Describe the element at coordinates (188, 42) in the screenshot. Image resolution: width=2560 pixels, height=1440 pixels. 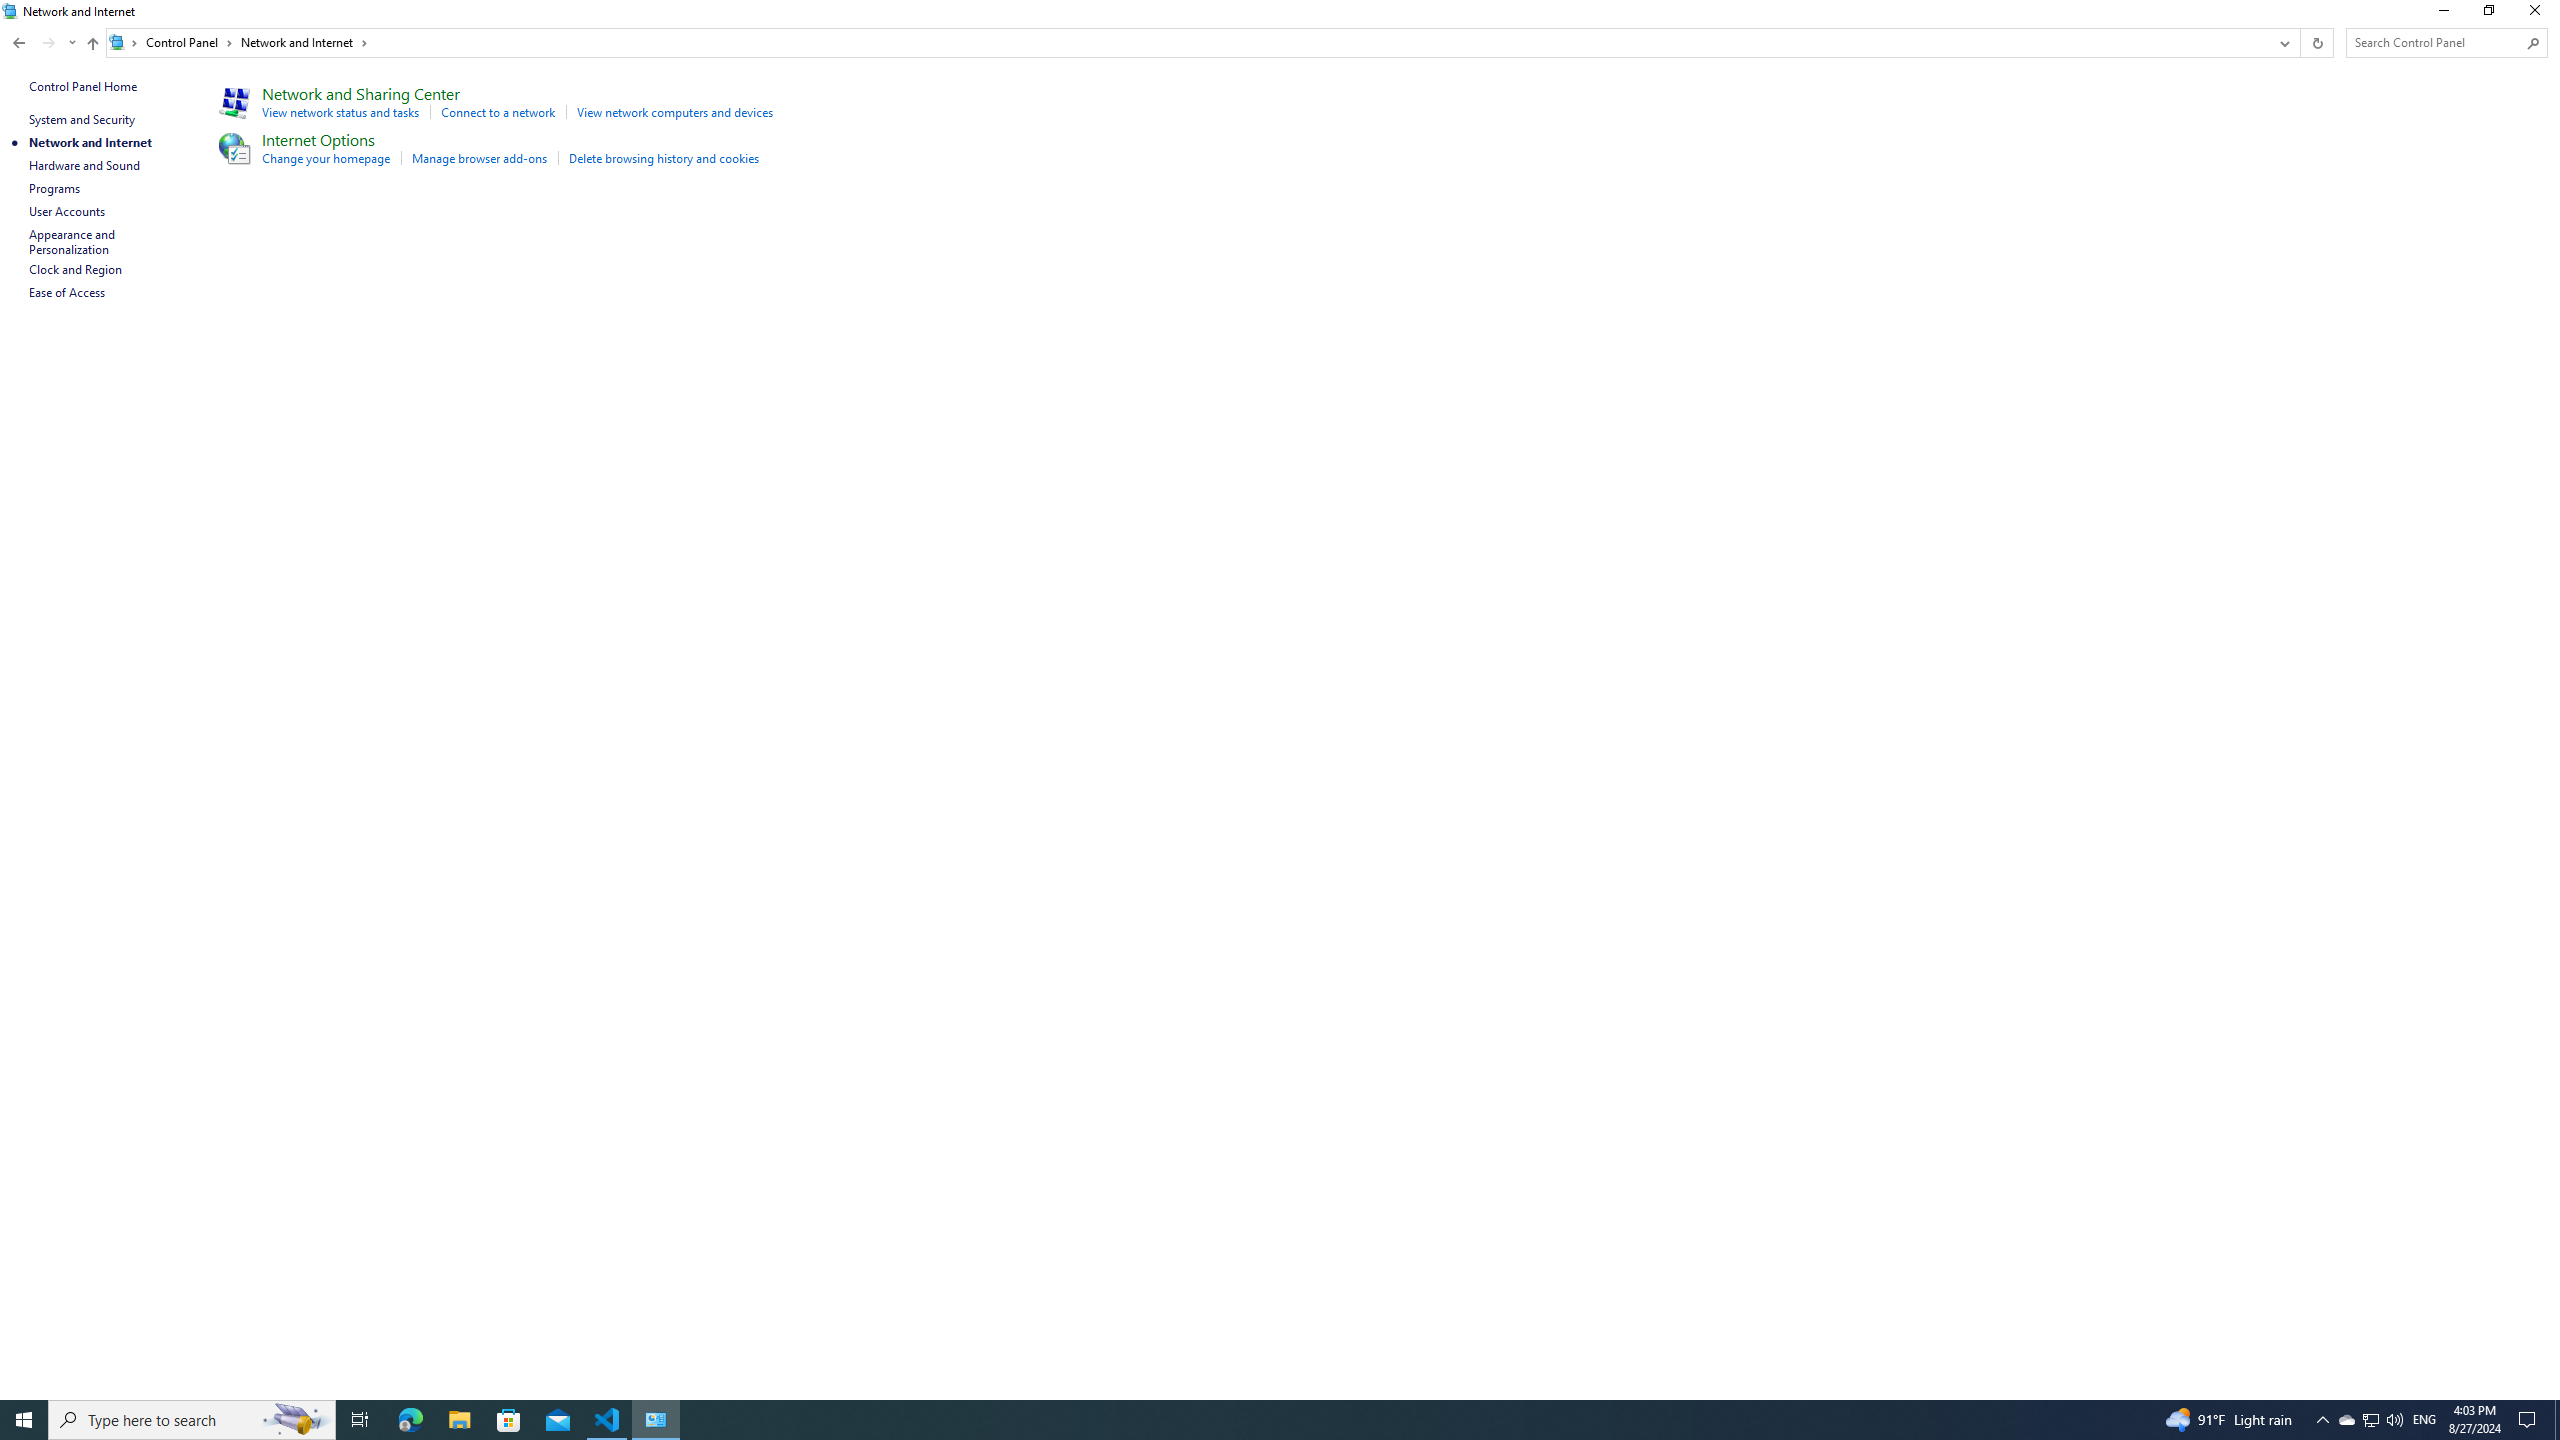
I see `'Control Panel'` at that location.